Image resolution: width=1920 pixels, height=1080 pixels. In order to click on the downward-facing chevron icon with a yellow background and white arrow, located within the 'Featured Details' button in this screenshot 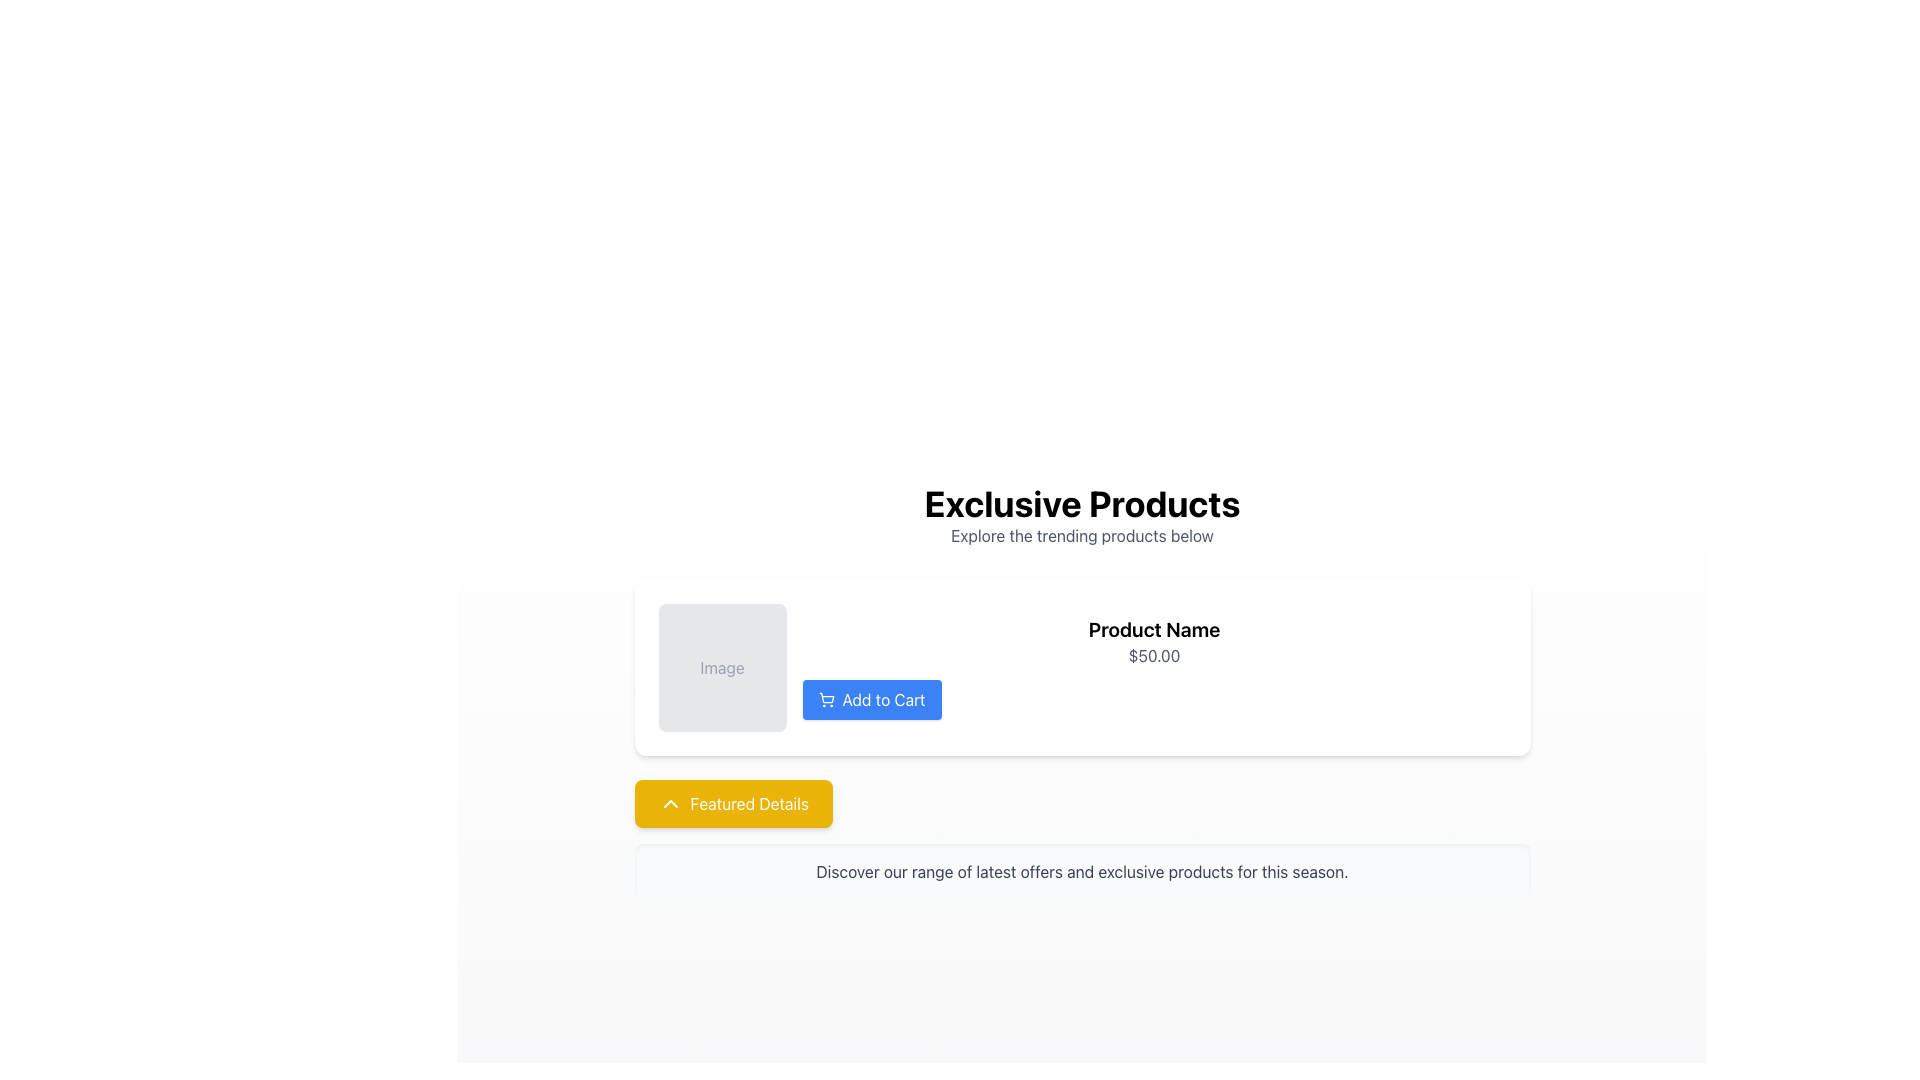, I will do `click(670, 802)`.